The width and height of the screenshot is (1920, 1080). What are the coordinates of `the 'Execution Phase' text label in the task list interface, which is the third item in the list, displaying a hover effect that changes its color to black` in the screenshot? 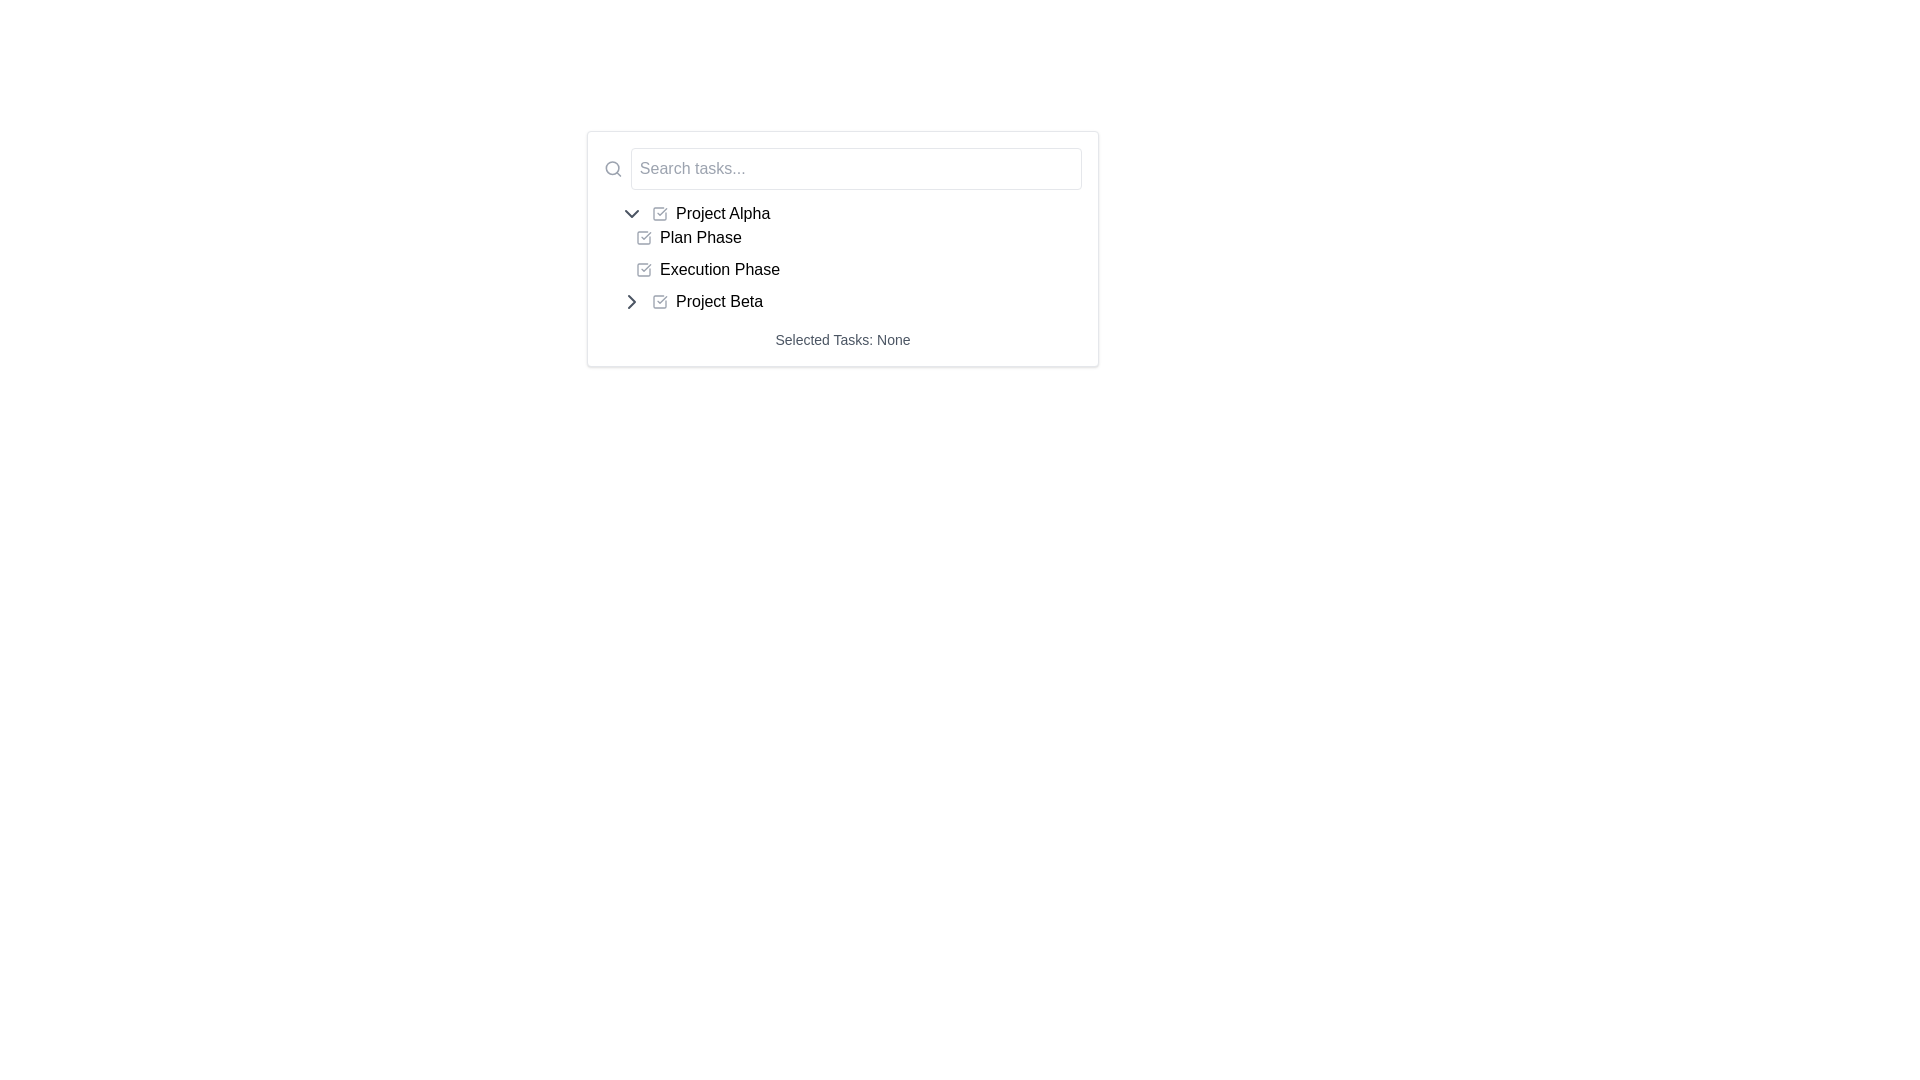 It's located at (720, 270).